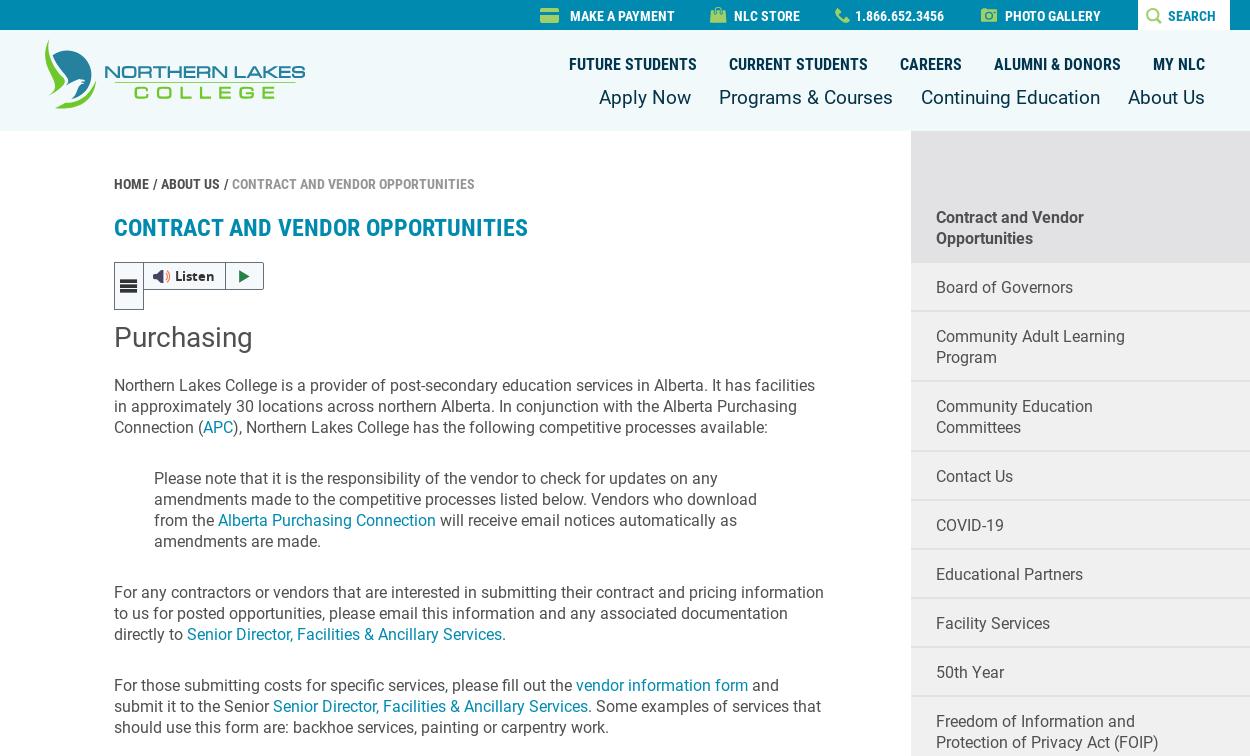 This screenshot has height=756, width=1250. What do you see at coordinates (621, 15) in the screenshot?
I see `'Make a Payment'` at bounding box center [621, 15].